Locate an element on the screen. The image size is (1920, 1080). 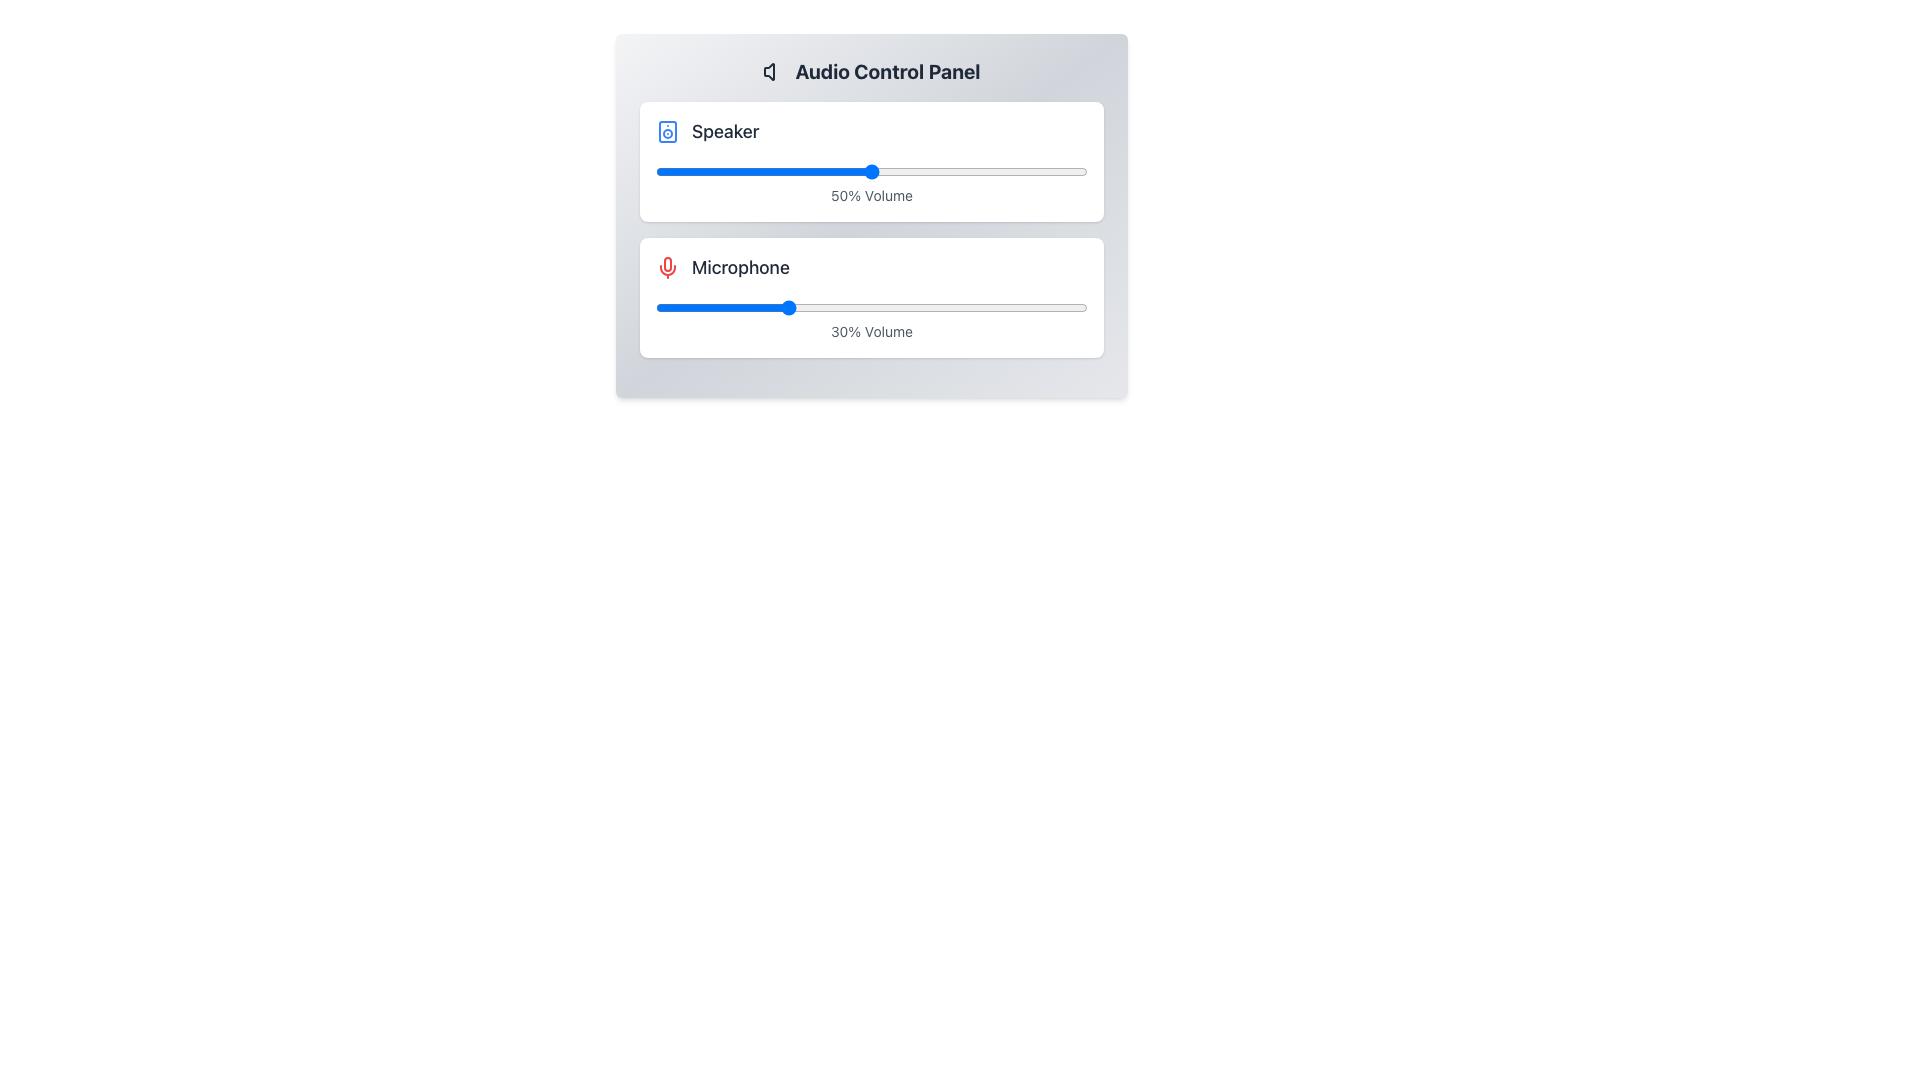
the microphone control icon located next to the 'Microphone' label in the 'Audio Control Panel' widget is located at coordinates (667, 263).